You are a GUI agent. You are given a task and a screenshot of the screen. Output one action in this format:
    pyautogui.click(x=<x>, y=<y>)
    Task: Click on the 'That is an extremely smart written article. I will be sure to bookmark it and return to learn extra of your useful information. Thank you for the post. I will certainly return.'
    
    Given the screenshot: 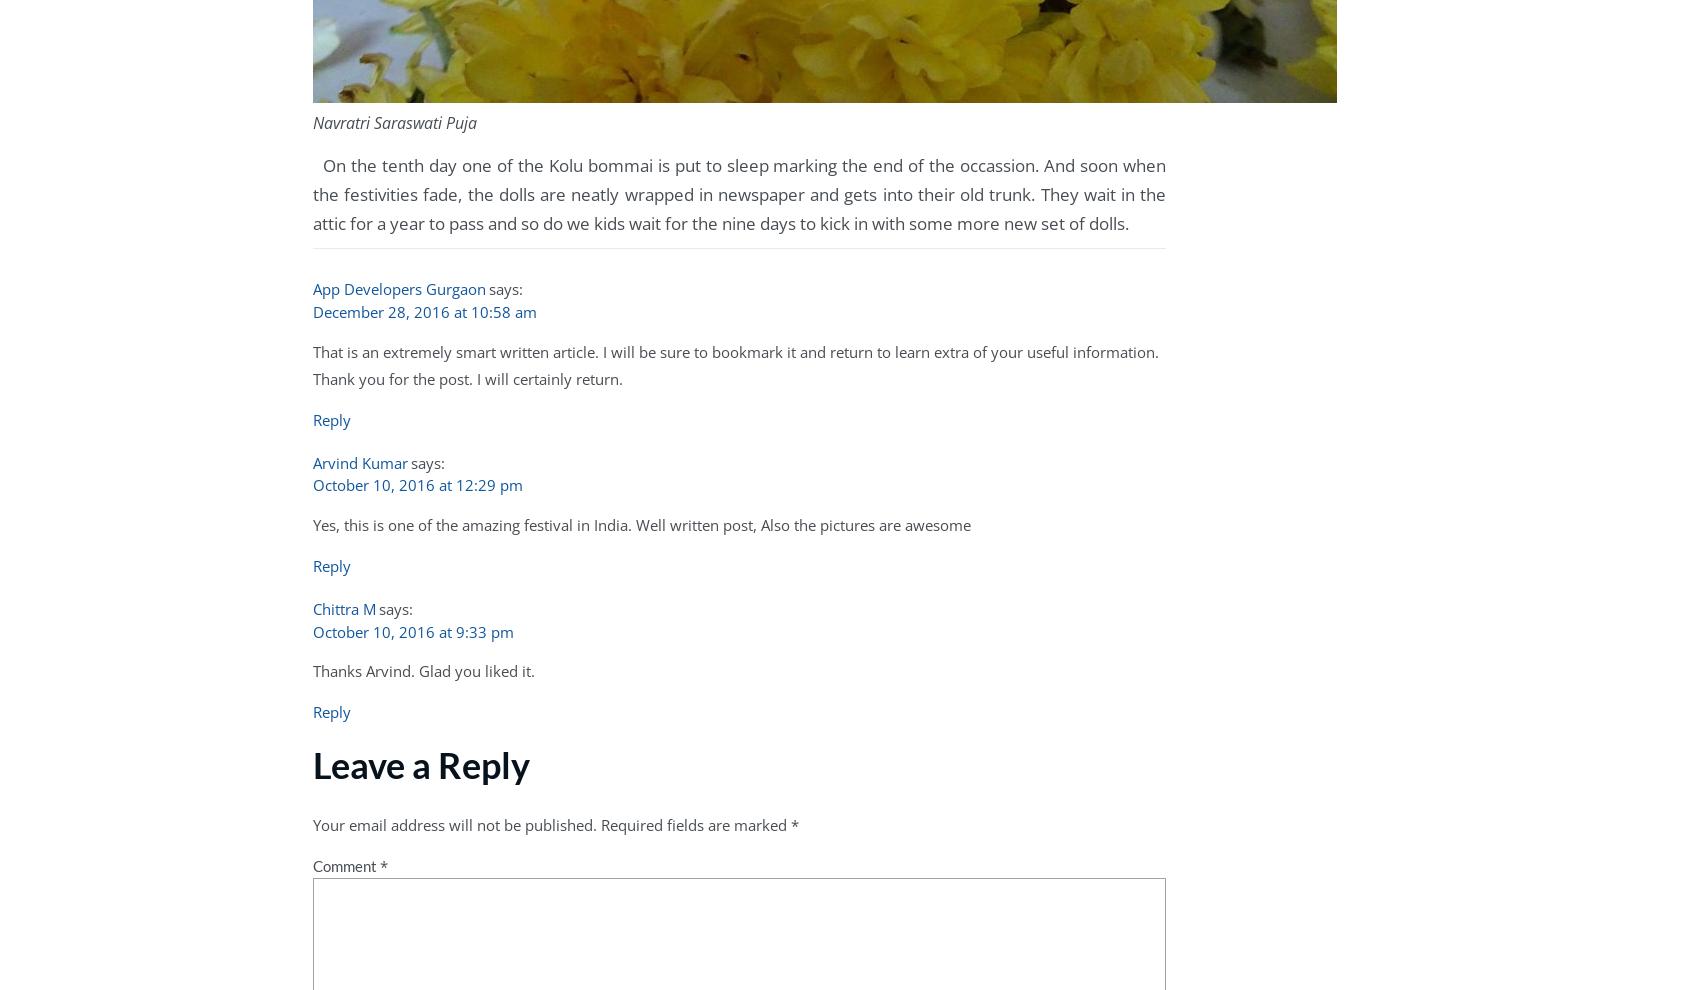 What is the action you would take?
    pyautogui.click(x=735, y=364)
    